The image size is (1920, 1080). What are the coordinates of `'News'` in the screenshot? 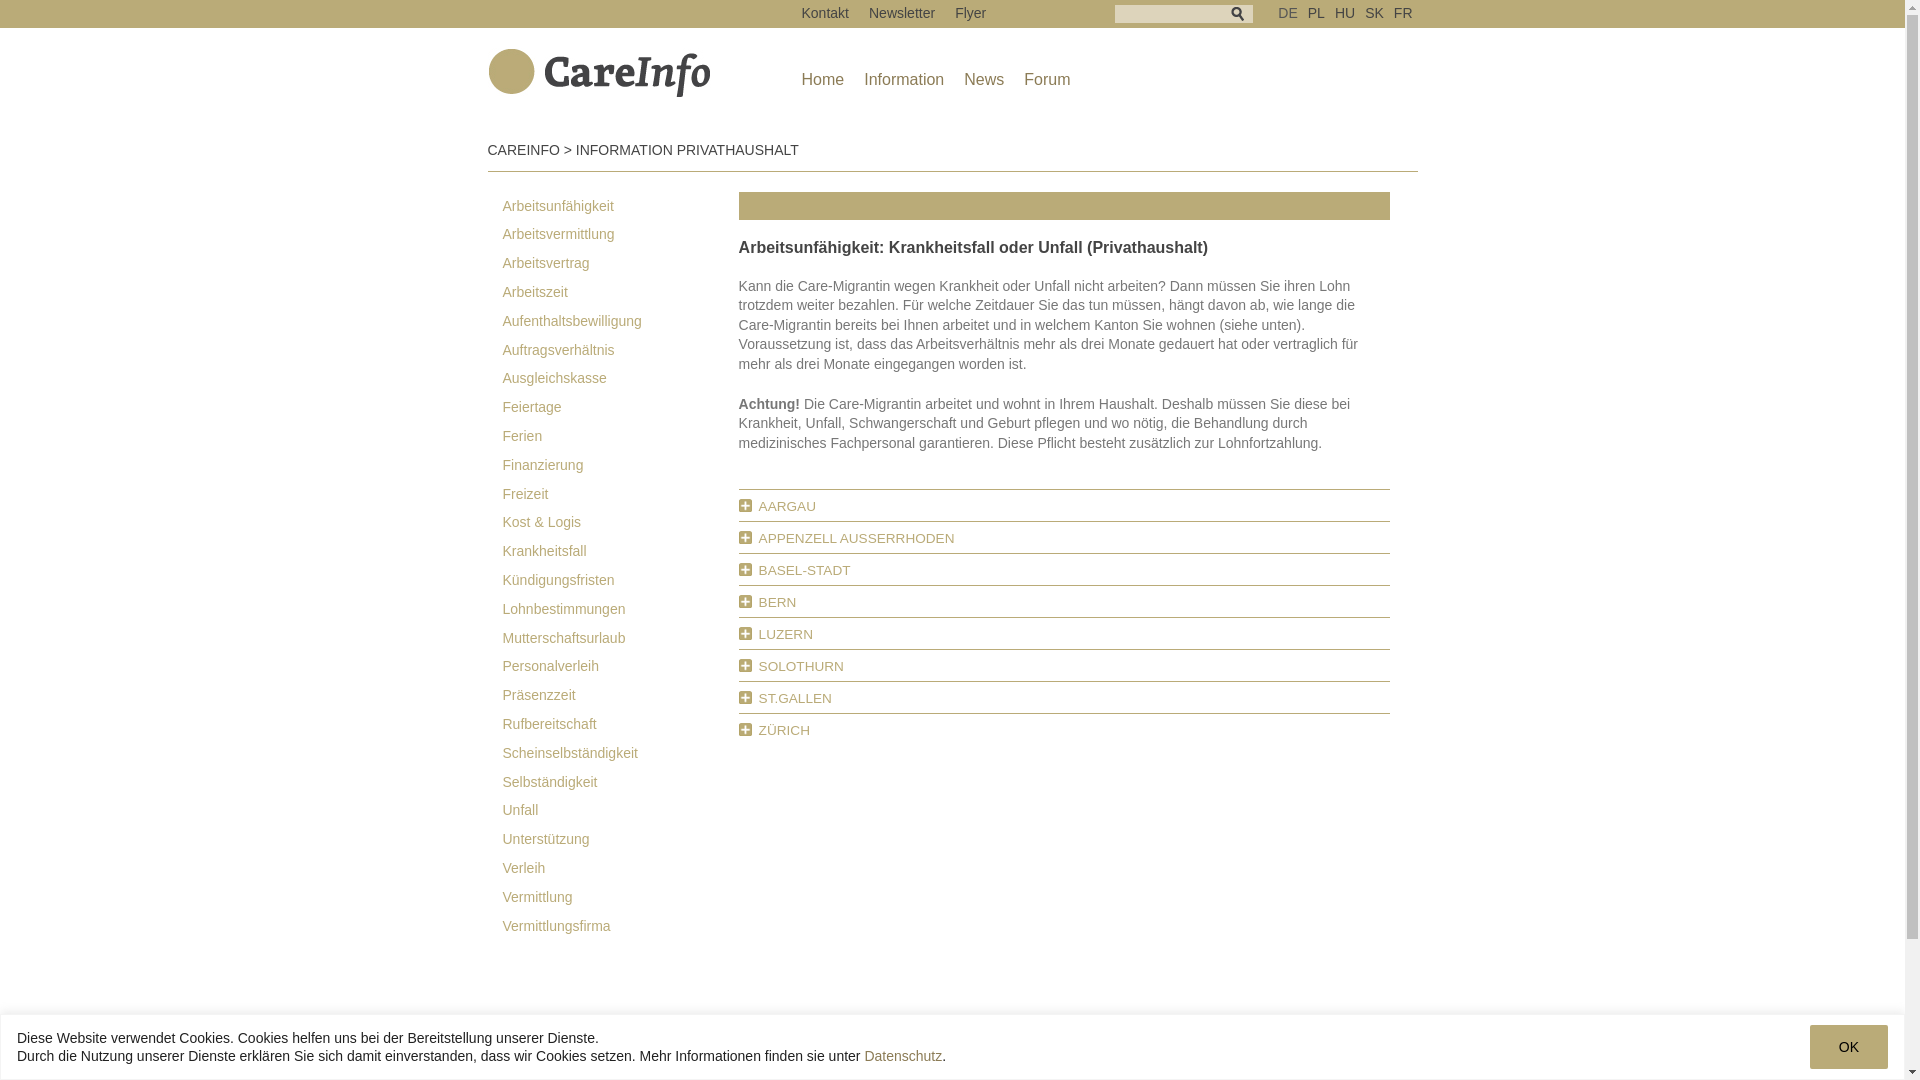 It's located at (983, 78).